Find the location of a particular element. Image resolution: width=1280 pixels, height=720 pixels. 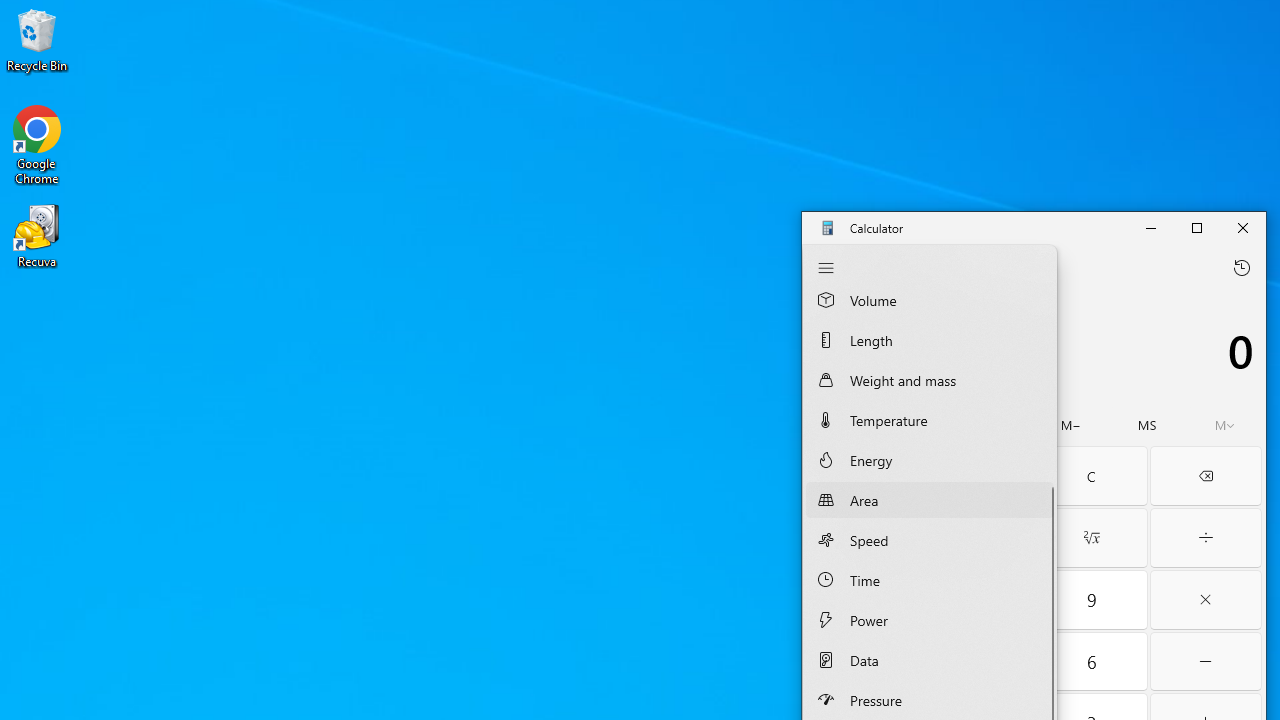

'Close Navigation' is located at coordinates (826, 266).